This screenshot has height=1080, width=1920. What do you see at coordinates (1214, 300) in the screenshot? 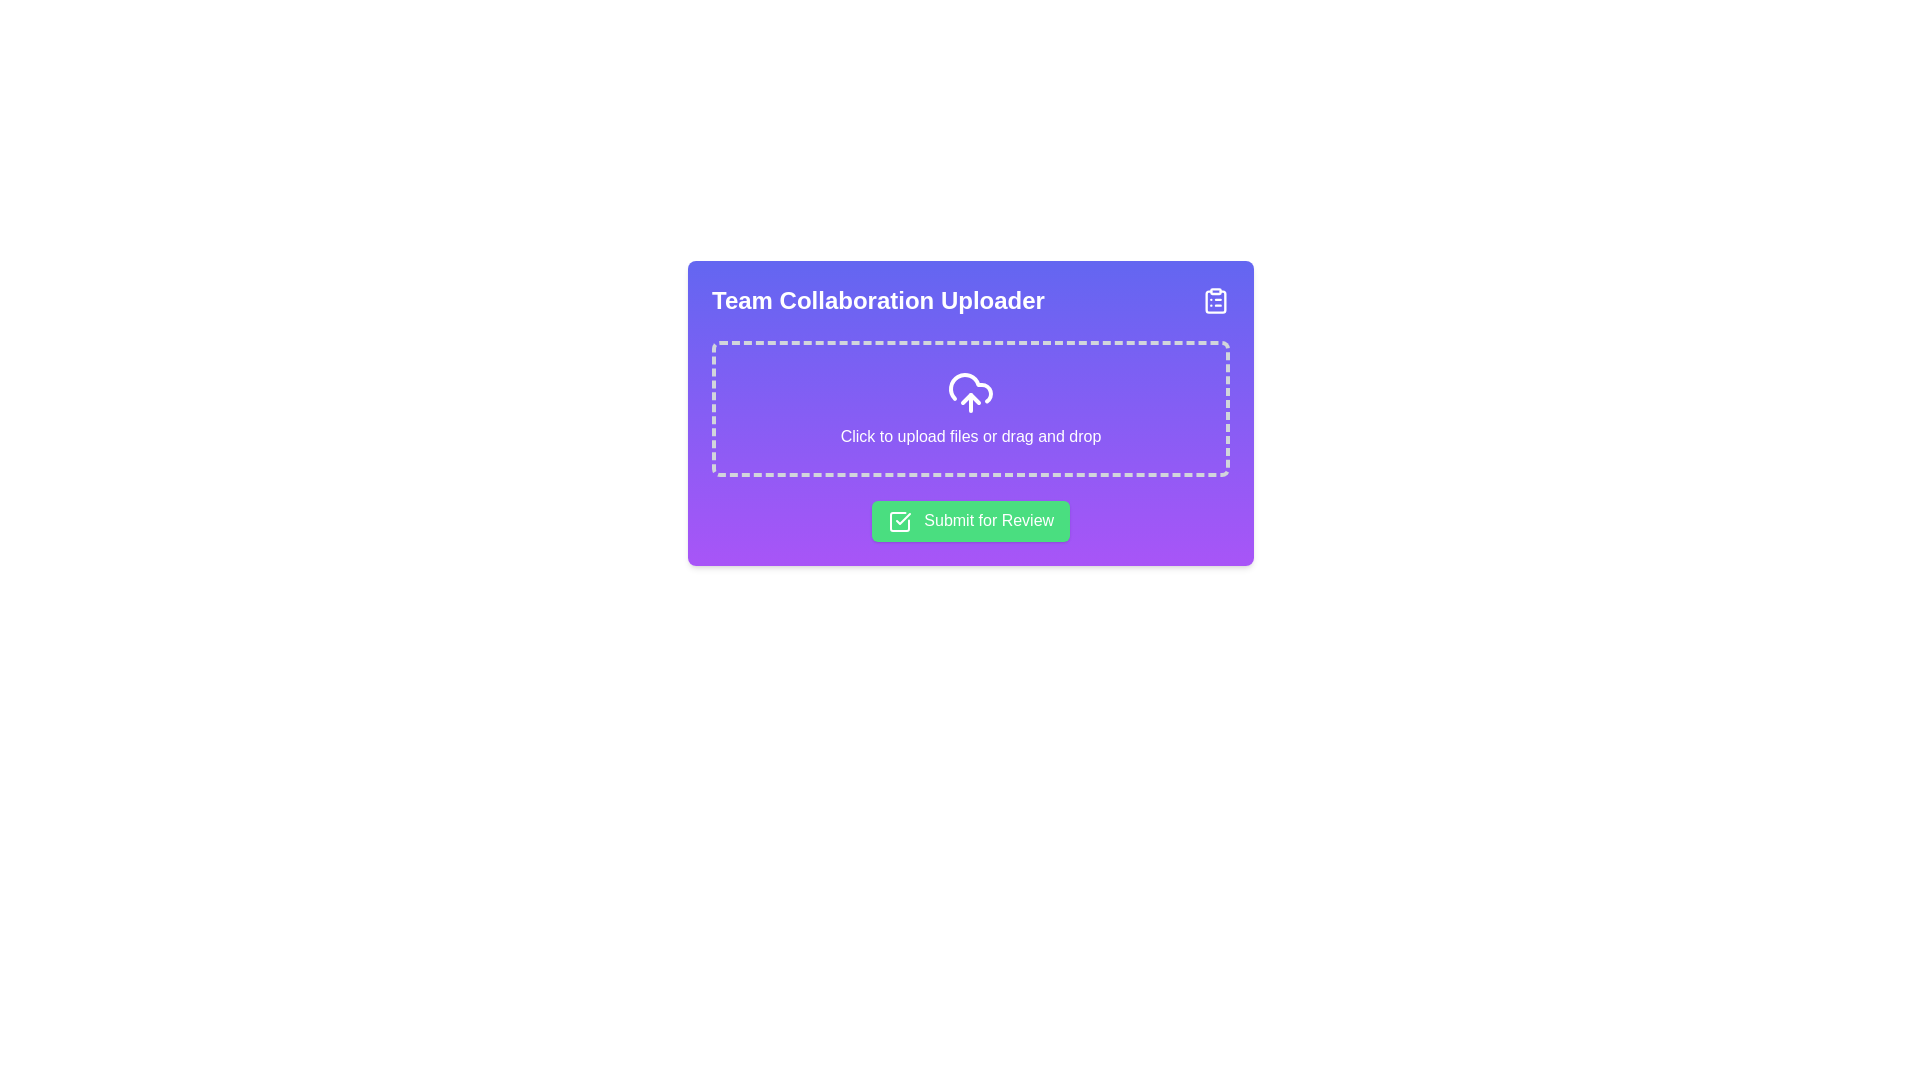
I see `the clipboard checklist icon located in the top-right corner of the 'Team Collaboration Uploader' card, which has a purple gradient background with white lines and dots` at bounding box center [1214, 300].